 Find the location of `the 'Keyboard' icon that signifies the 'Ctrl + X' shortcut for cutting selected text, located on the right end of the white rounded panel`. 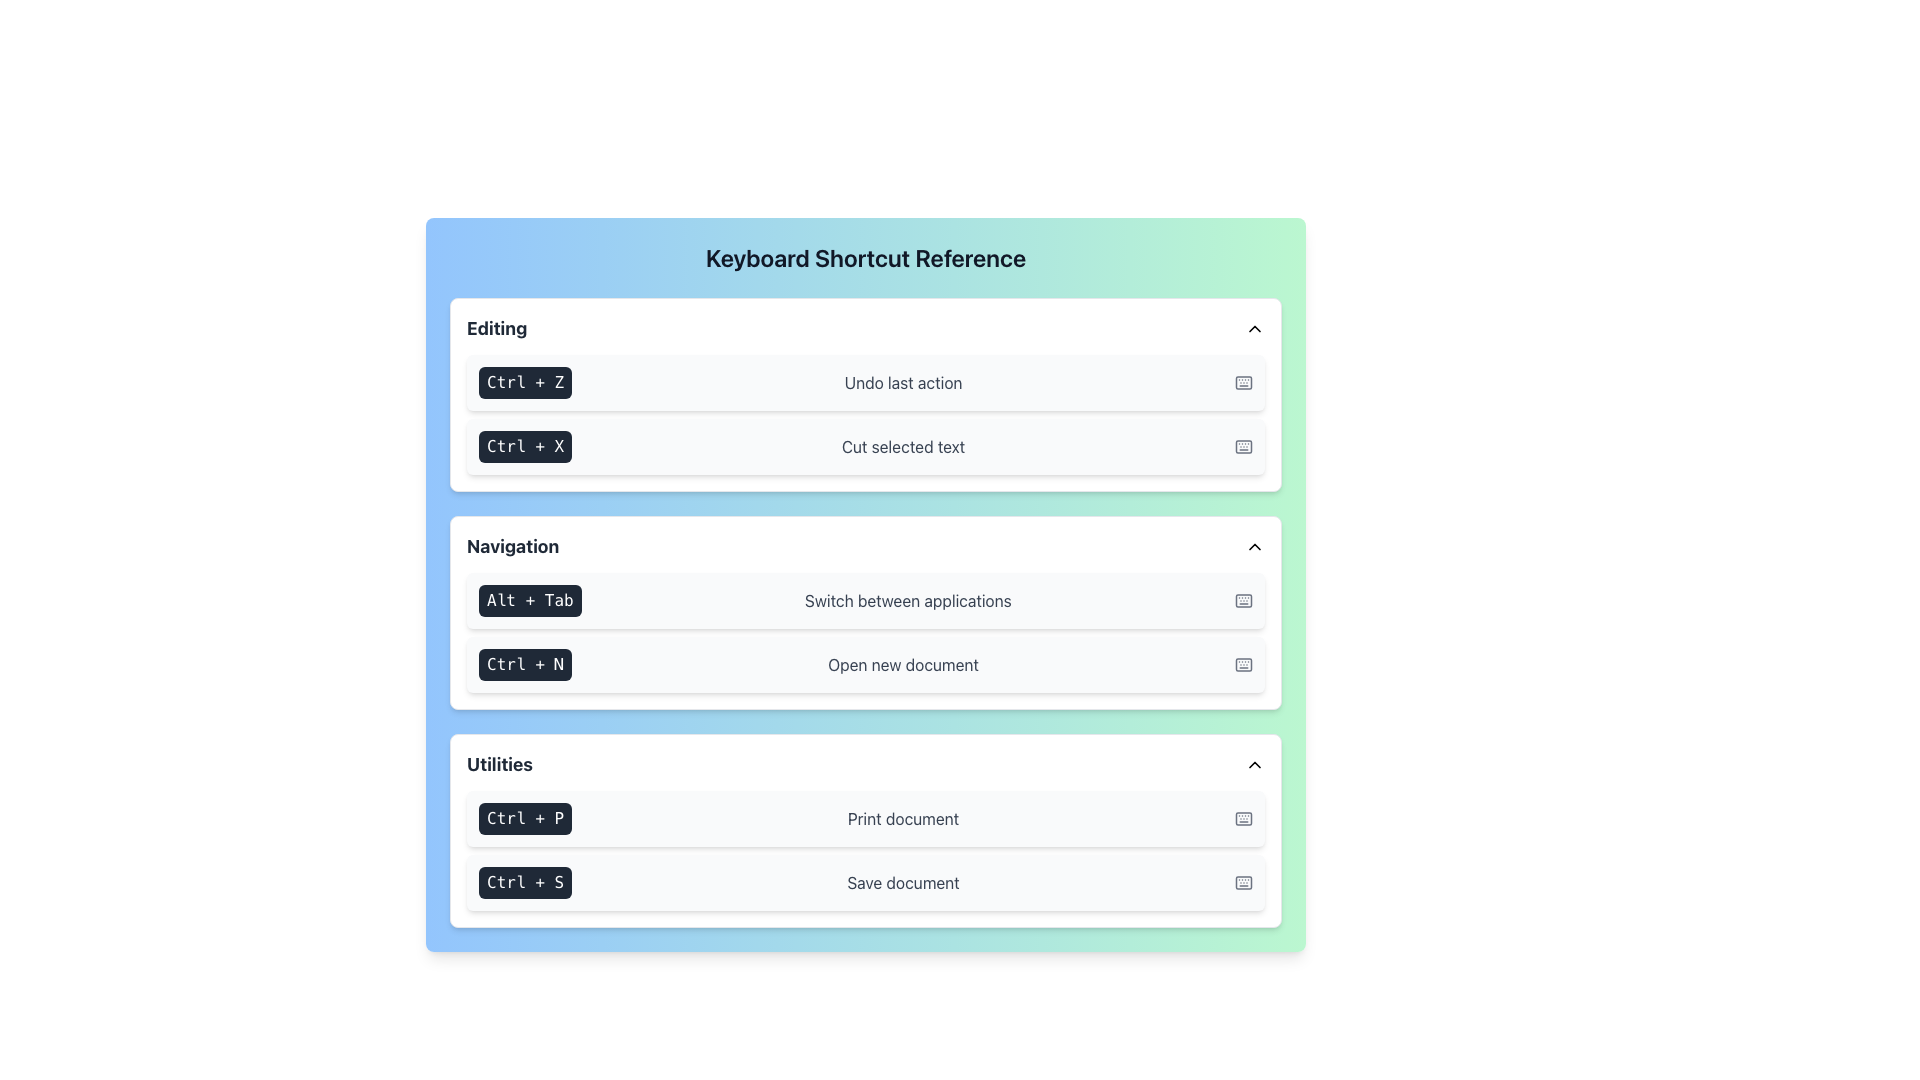

the 'Keyboard' icon that signifies the 'Ctrl + X' shortcut for cutting selected text, located on the right end of the white rounded panel is located at coordinates (1242, 446).